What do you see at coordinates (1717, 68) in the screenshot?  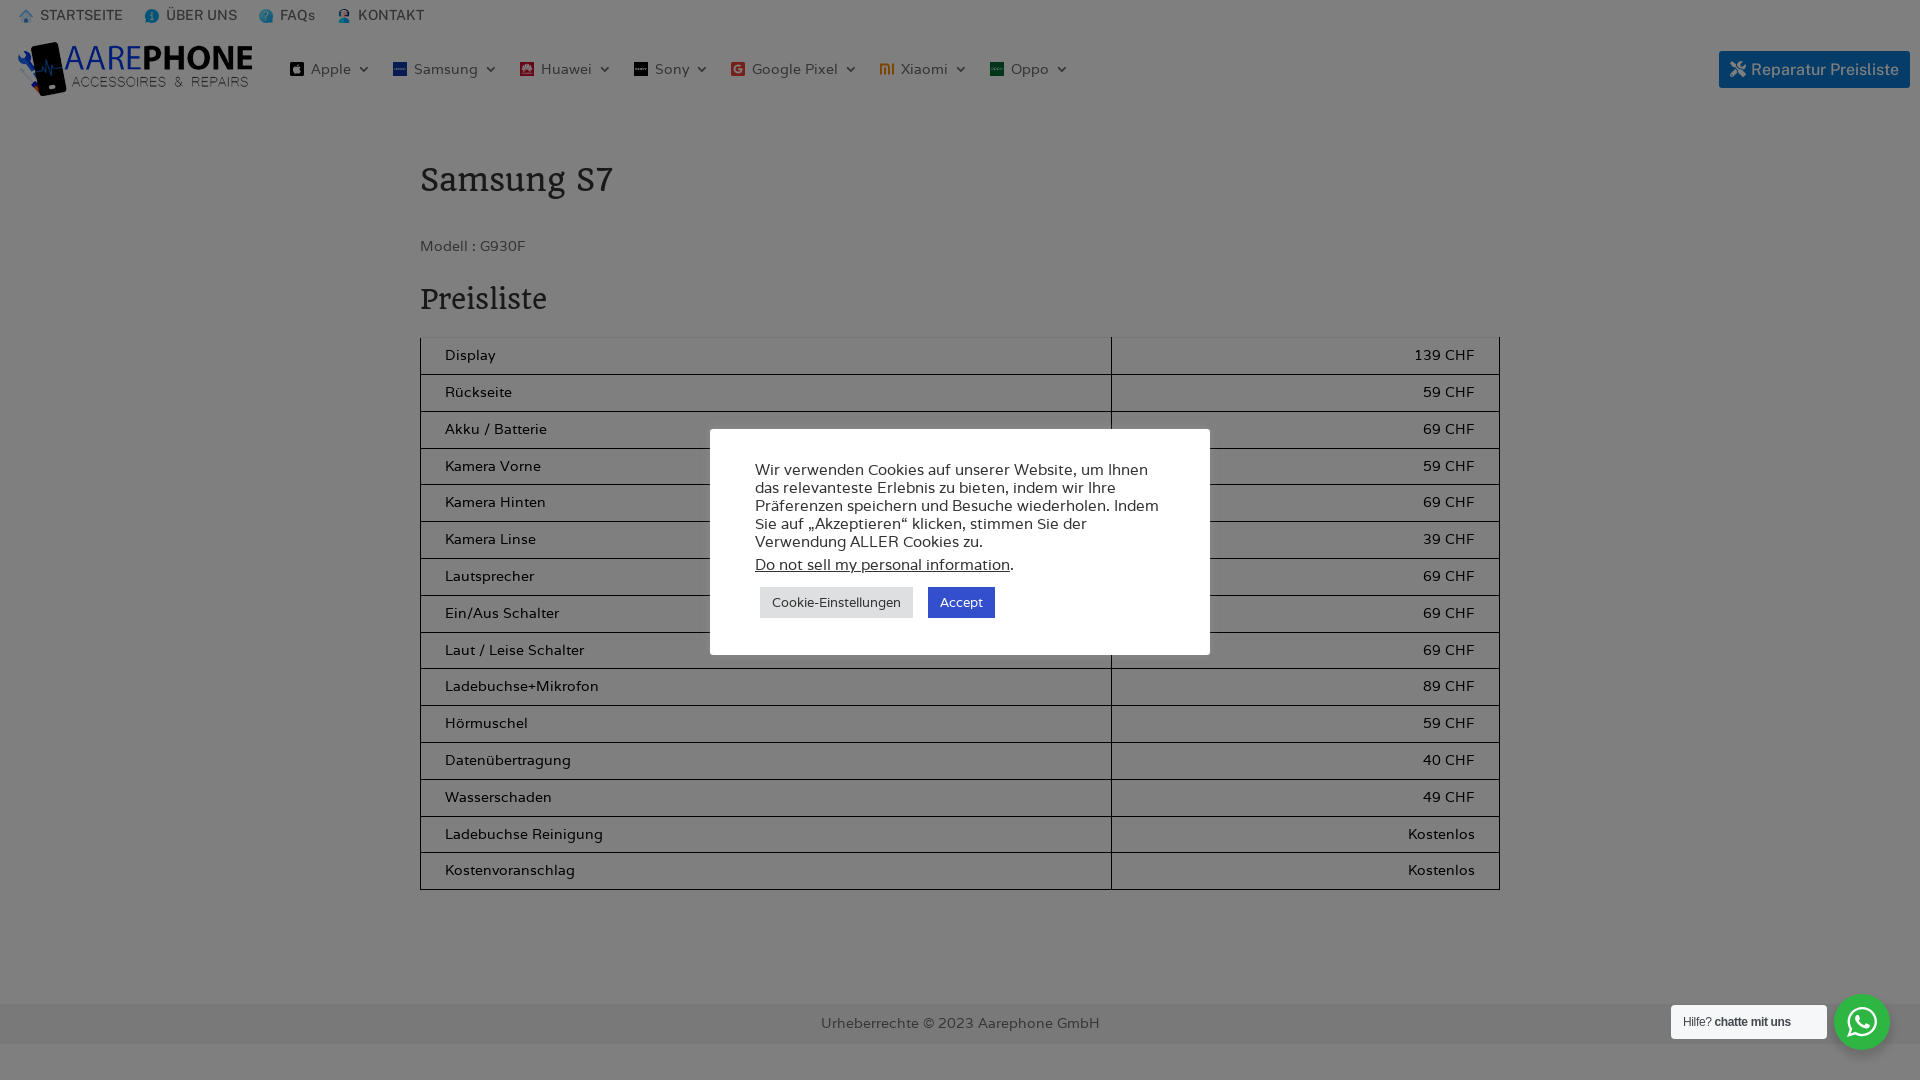 I see `'Reparatur Preisliste'` at bounding box center [1717, 68].